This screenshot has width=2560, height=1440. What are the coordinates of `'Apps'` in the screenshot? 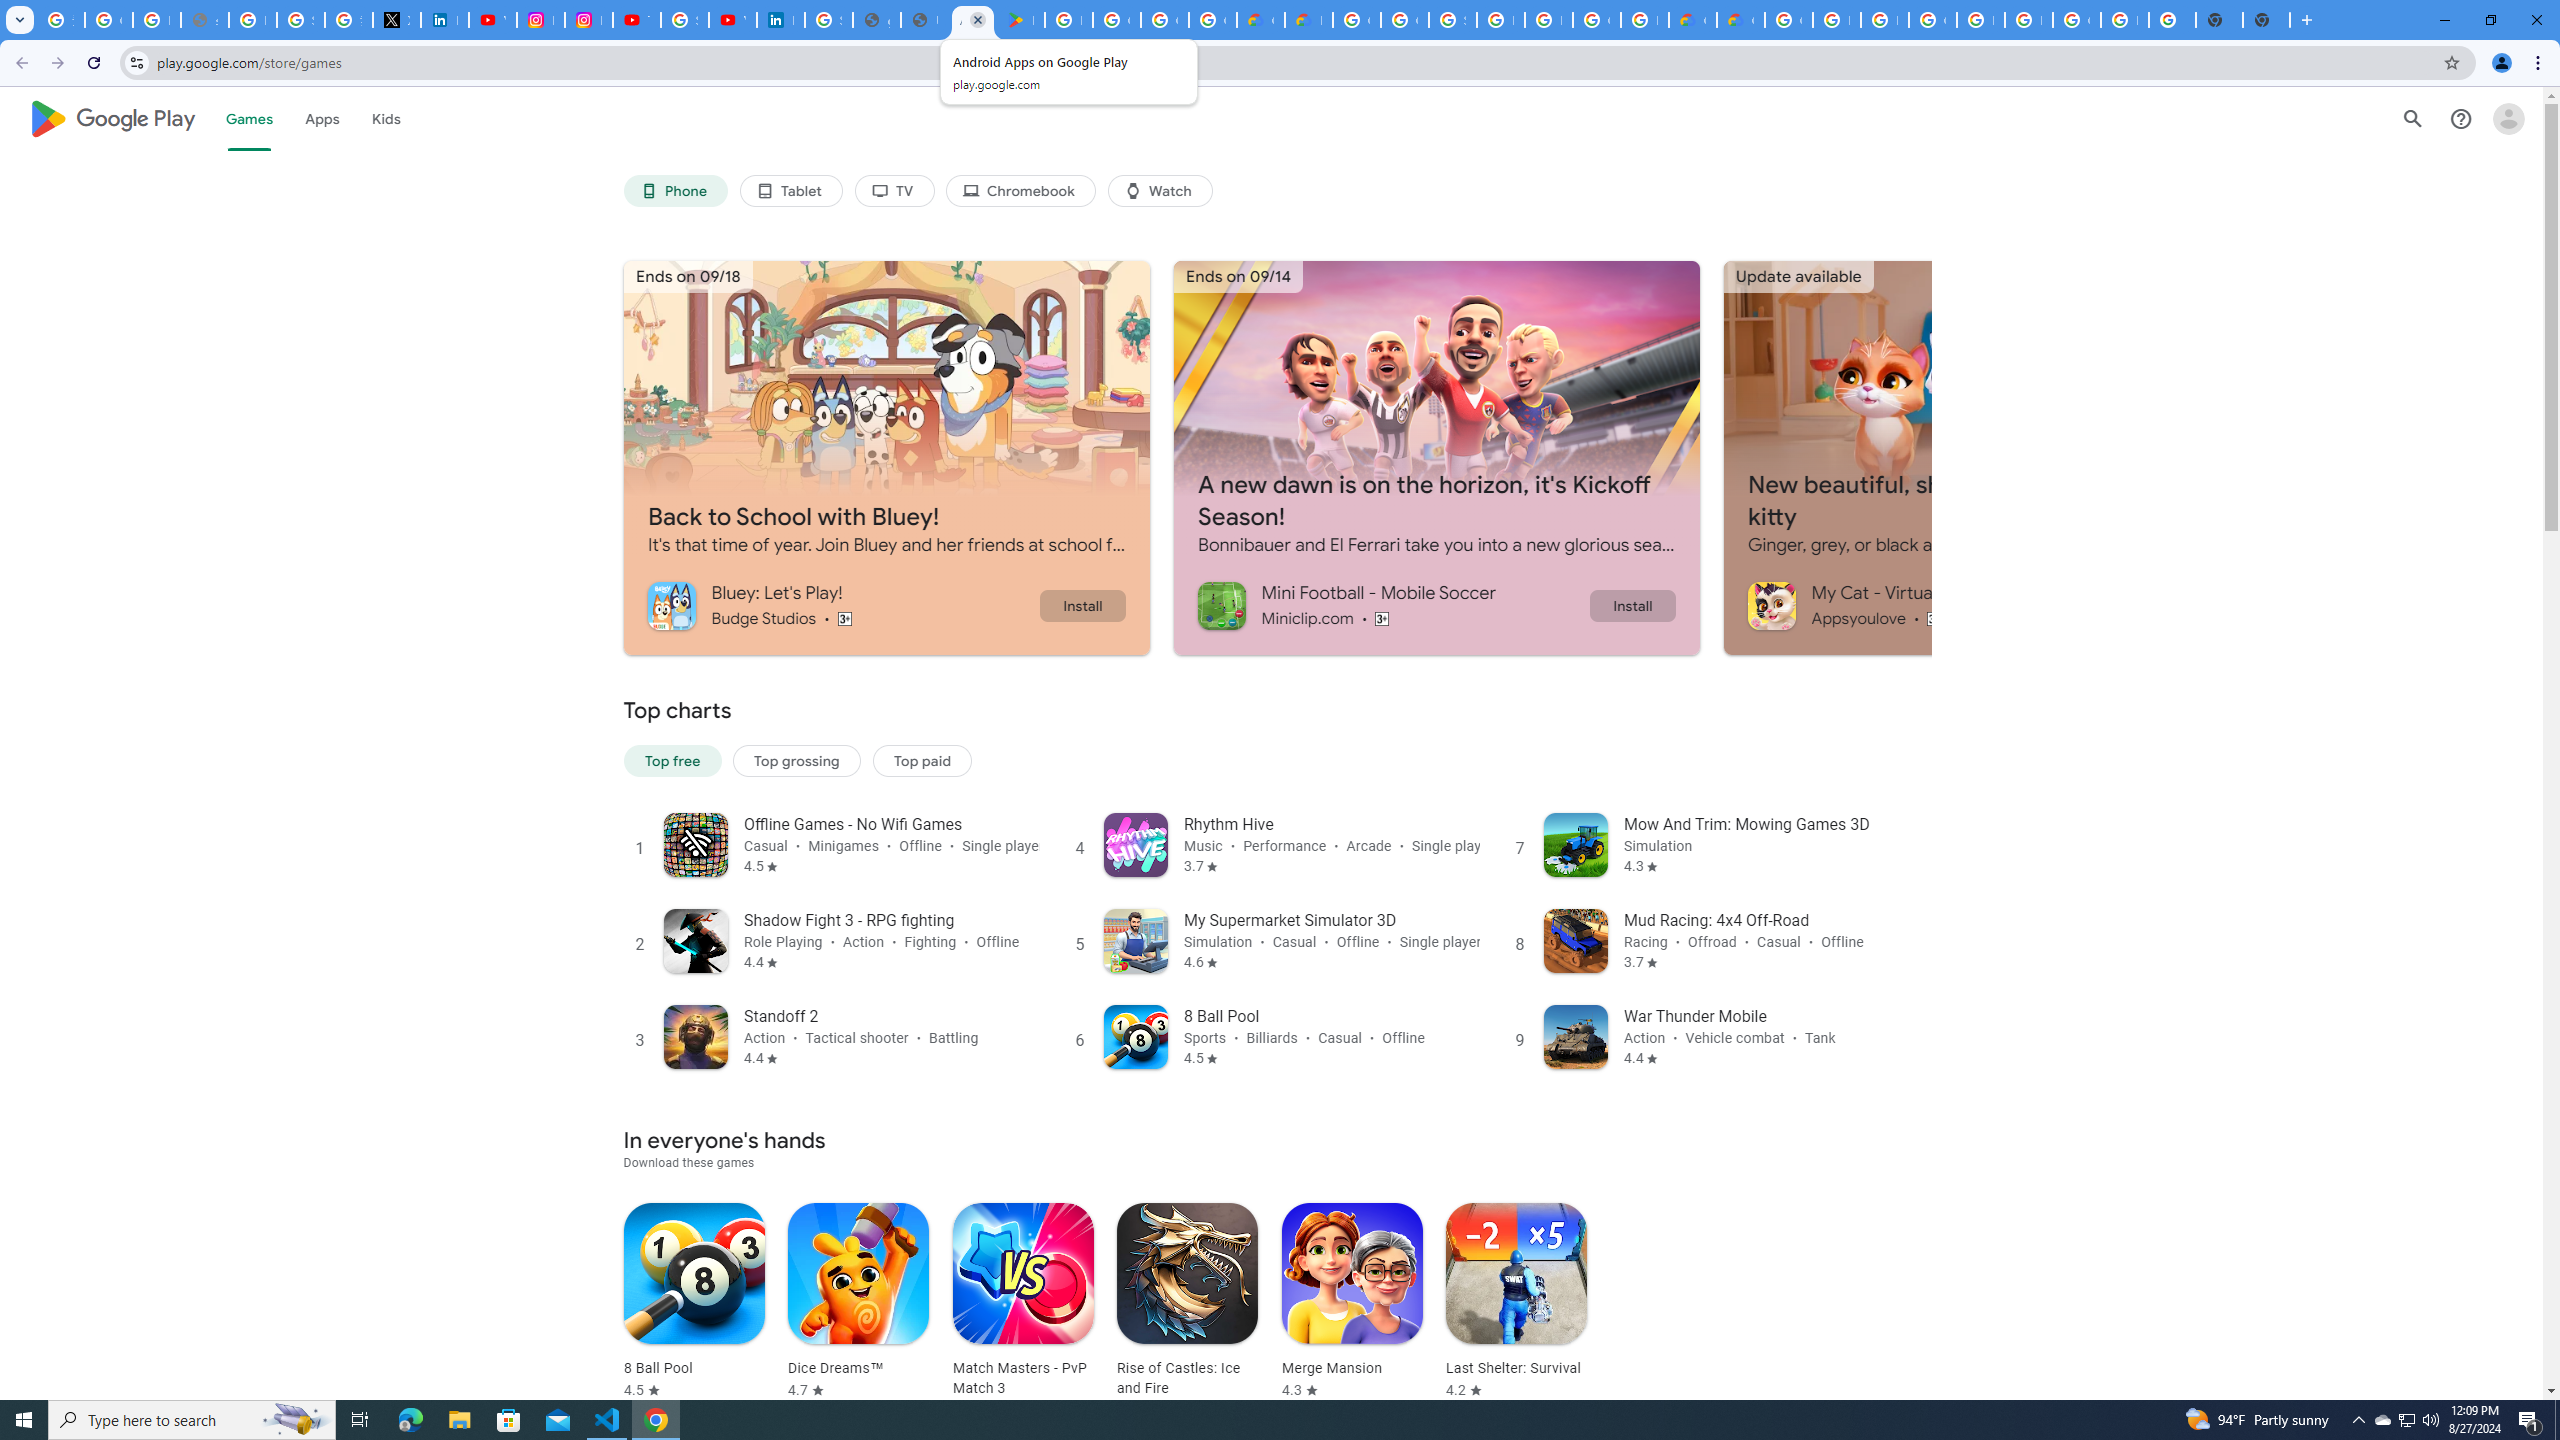 It's located at (321, 118).